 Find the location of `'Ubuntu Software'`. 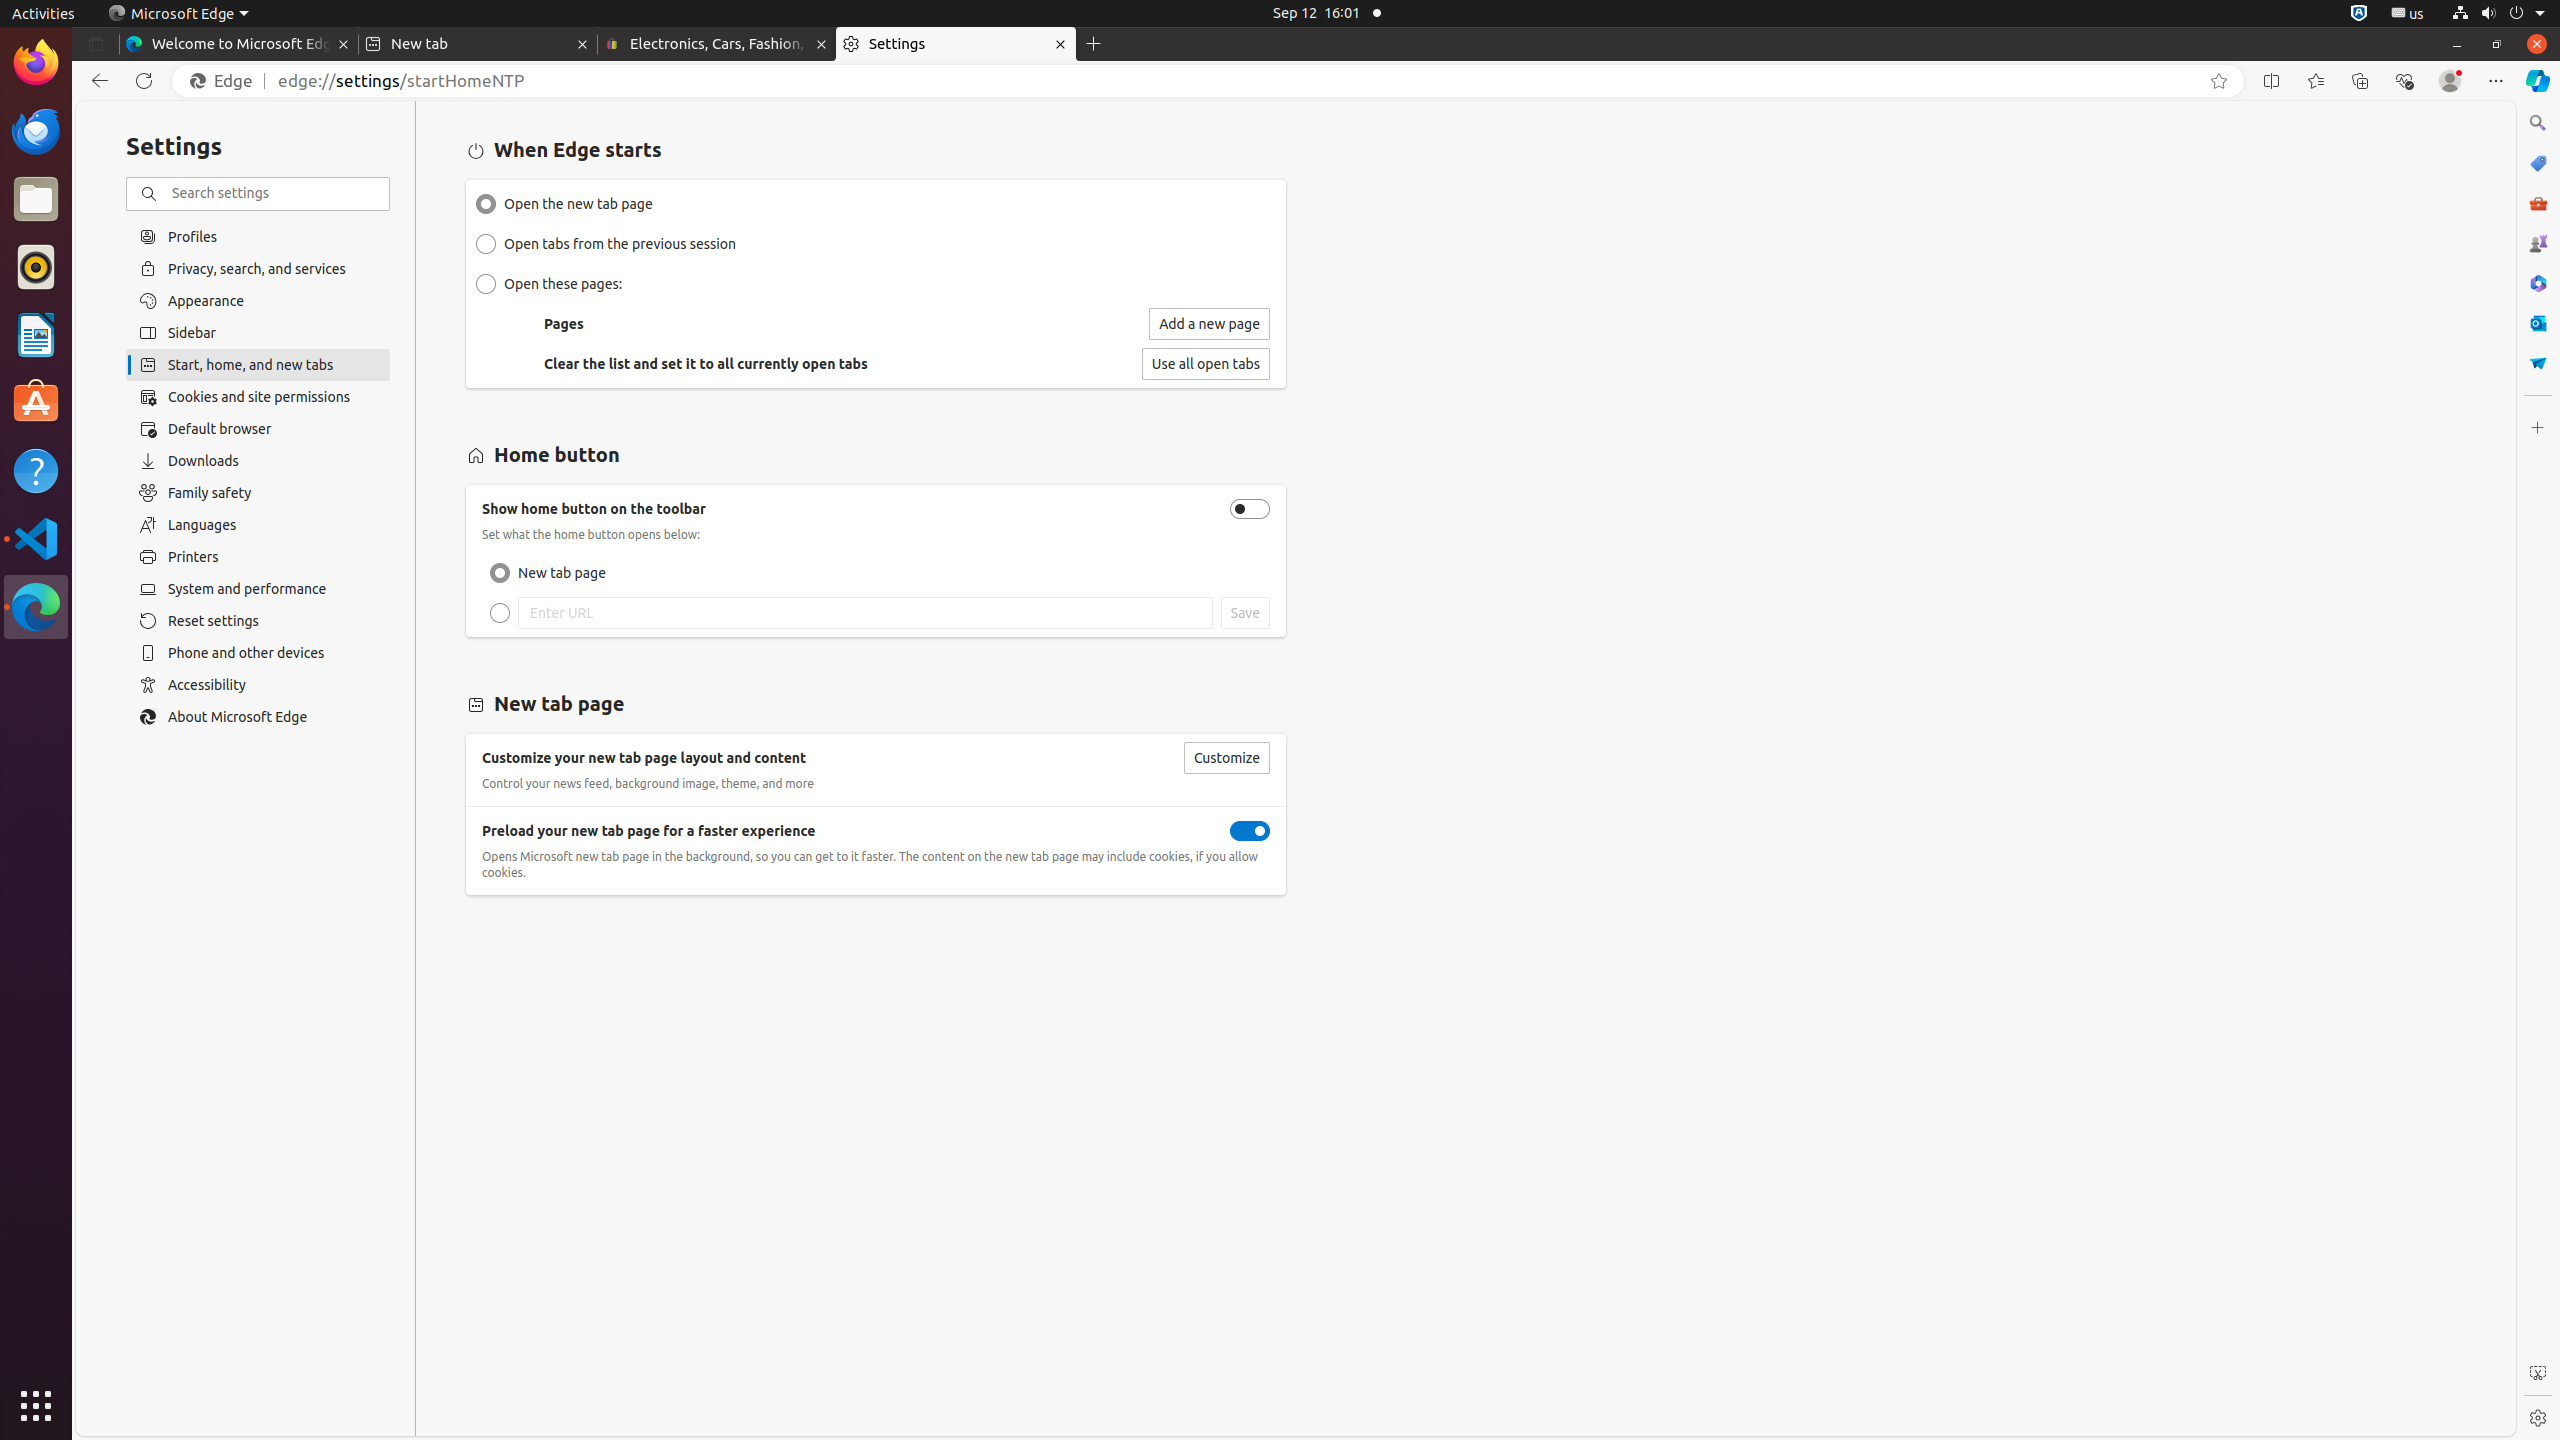

'Ubuntu Software' is located at coordinates (36, 402).